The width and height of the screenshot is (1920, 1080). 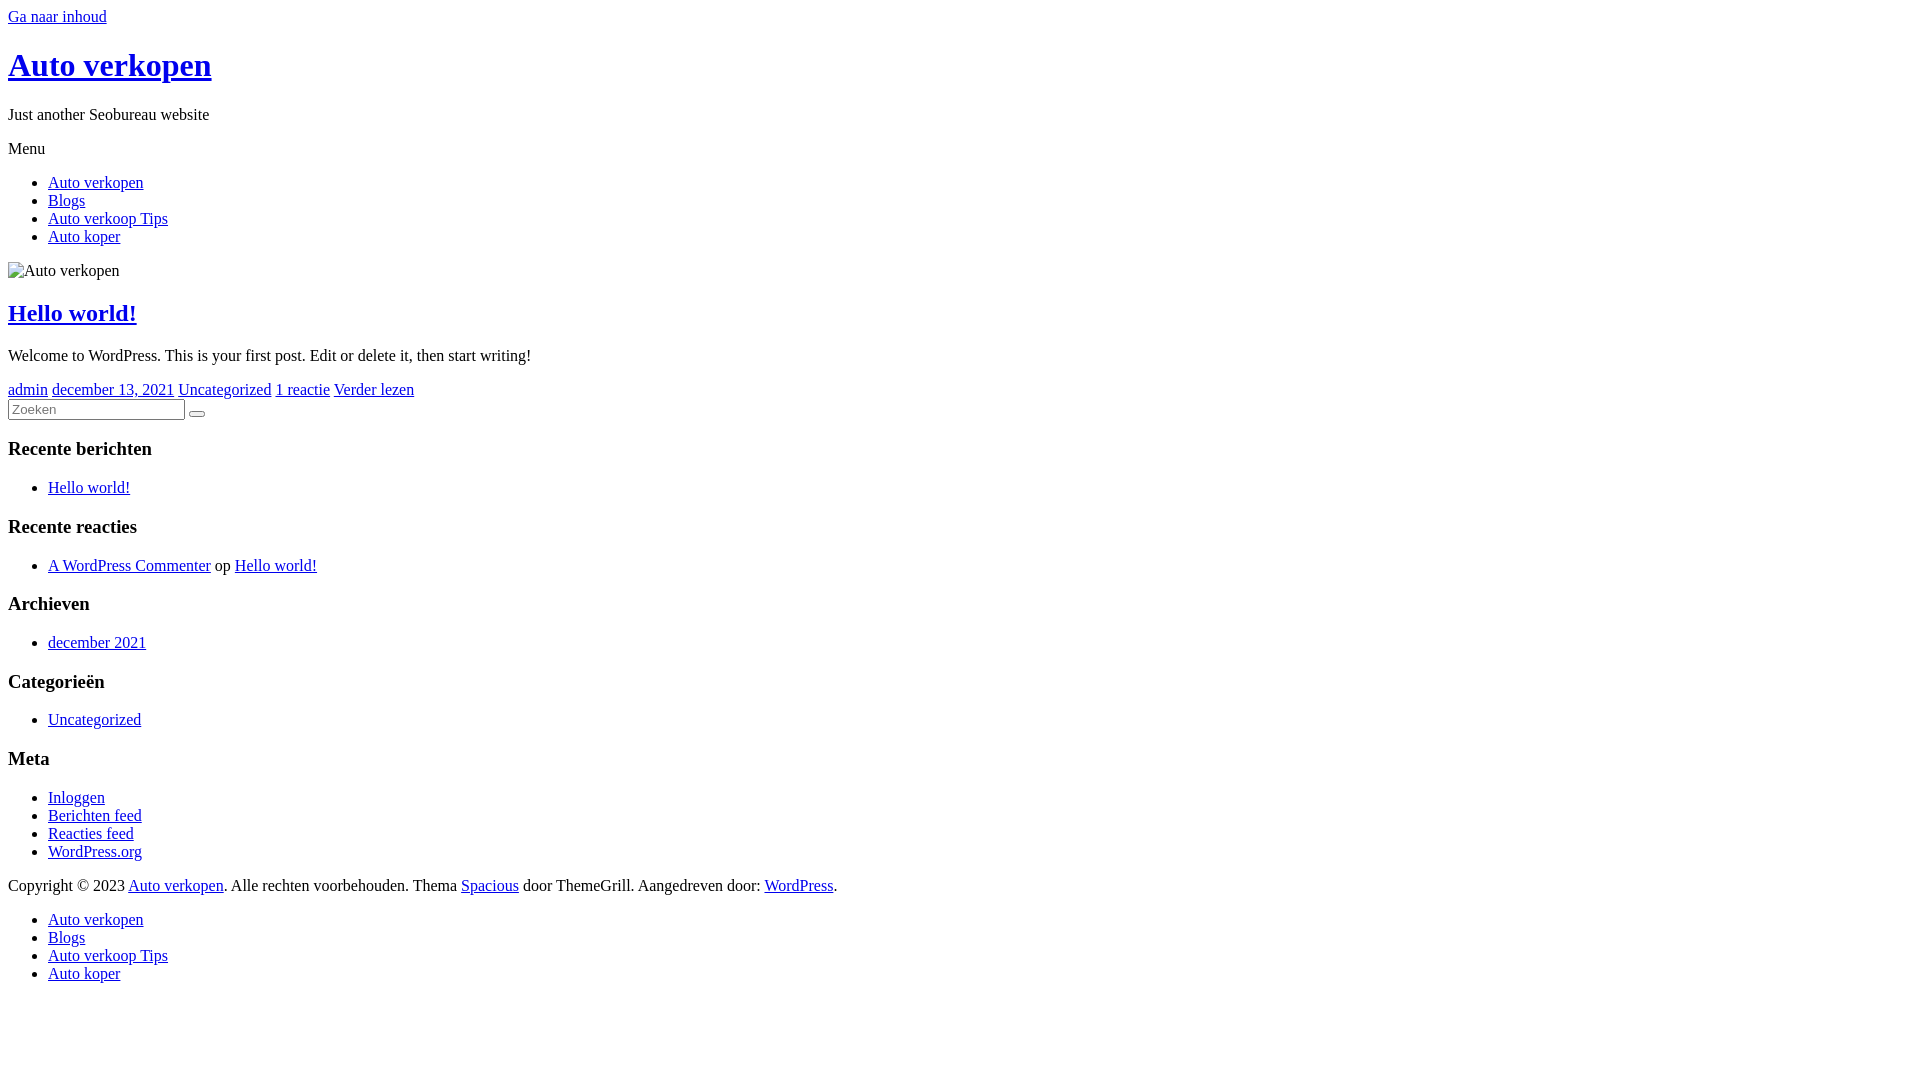 What do you see at coordinates (128, 565) in the screenshot?
I see `'A WordPress Commenter'` at bounding box center [128, 565].